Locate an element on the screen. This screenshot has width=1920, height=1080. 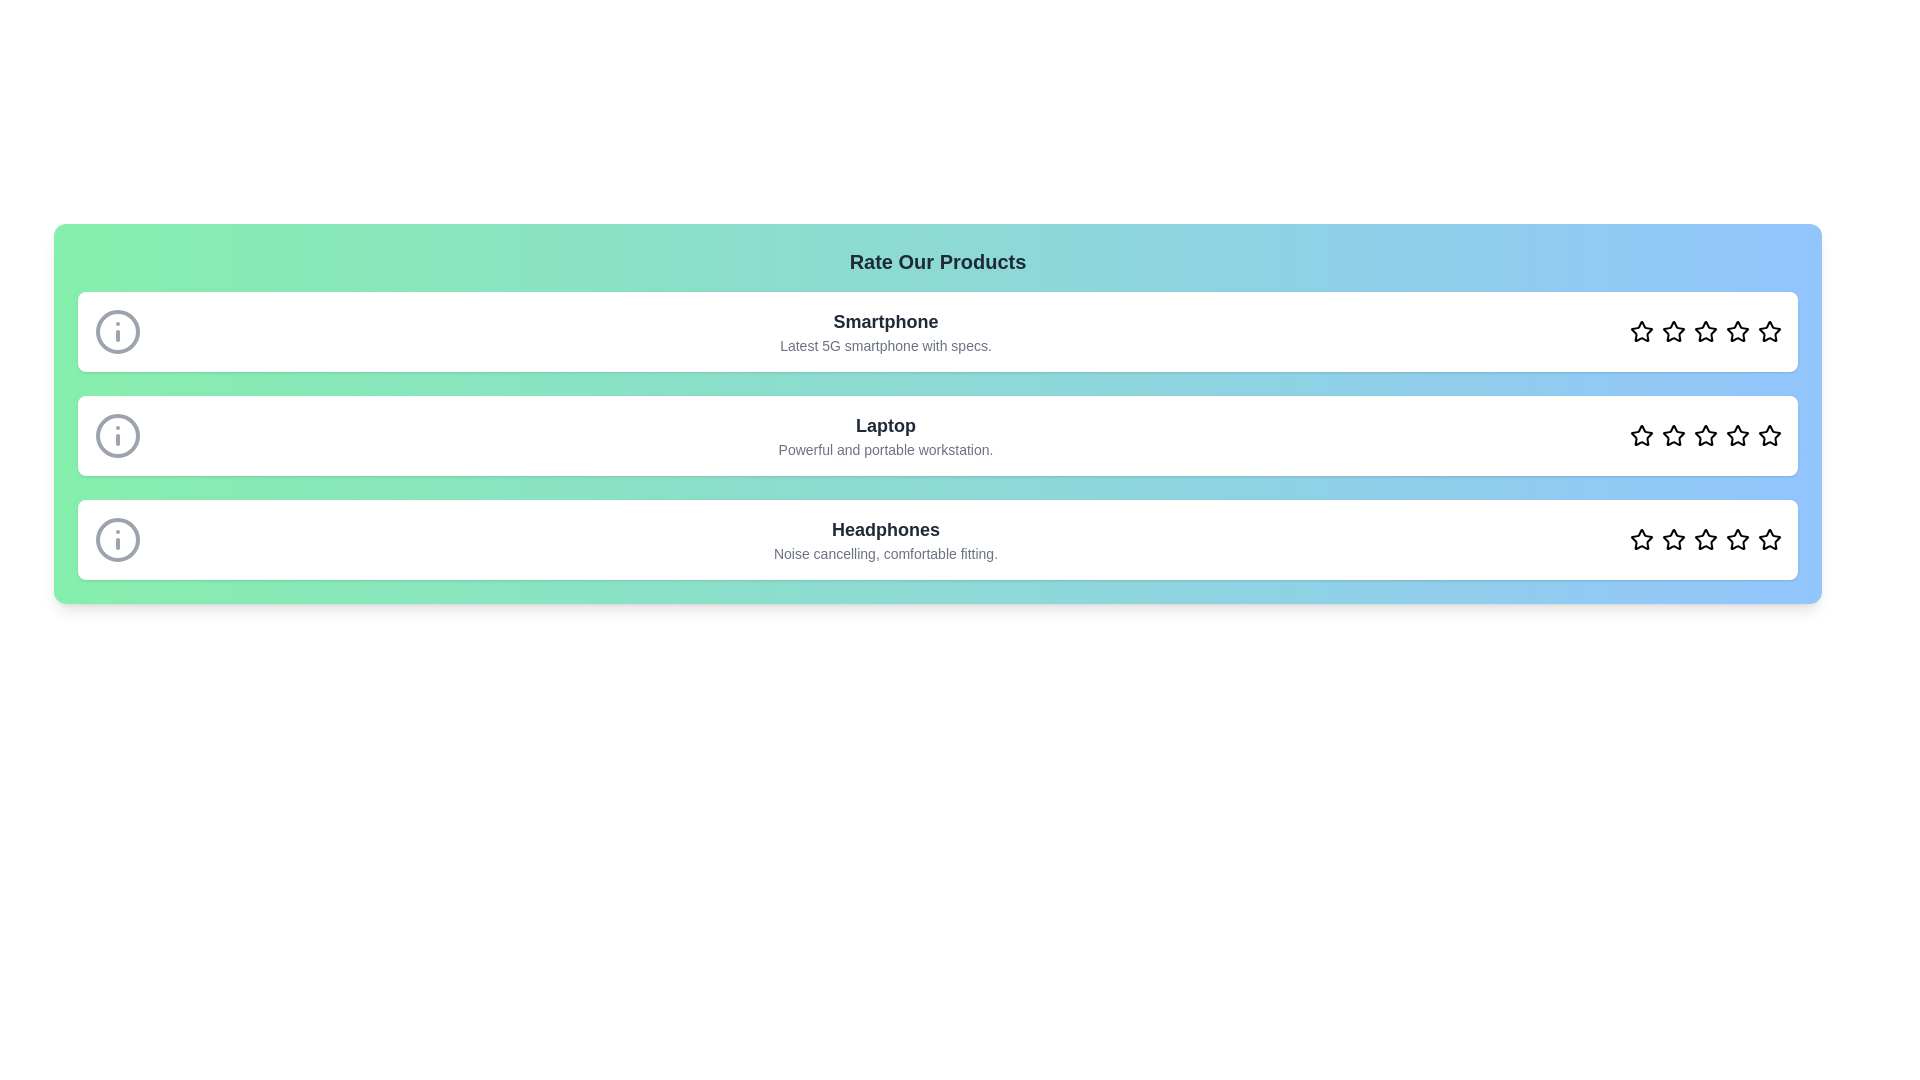
the fifth star rating icon in the product rating section for 'Laptop' is located at coordinates (1770, 434).